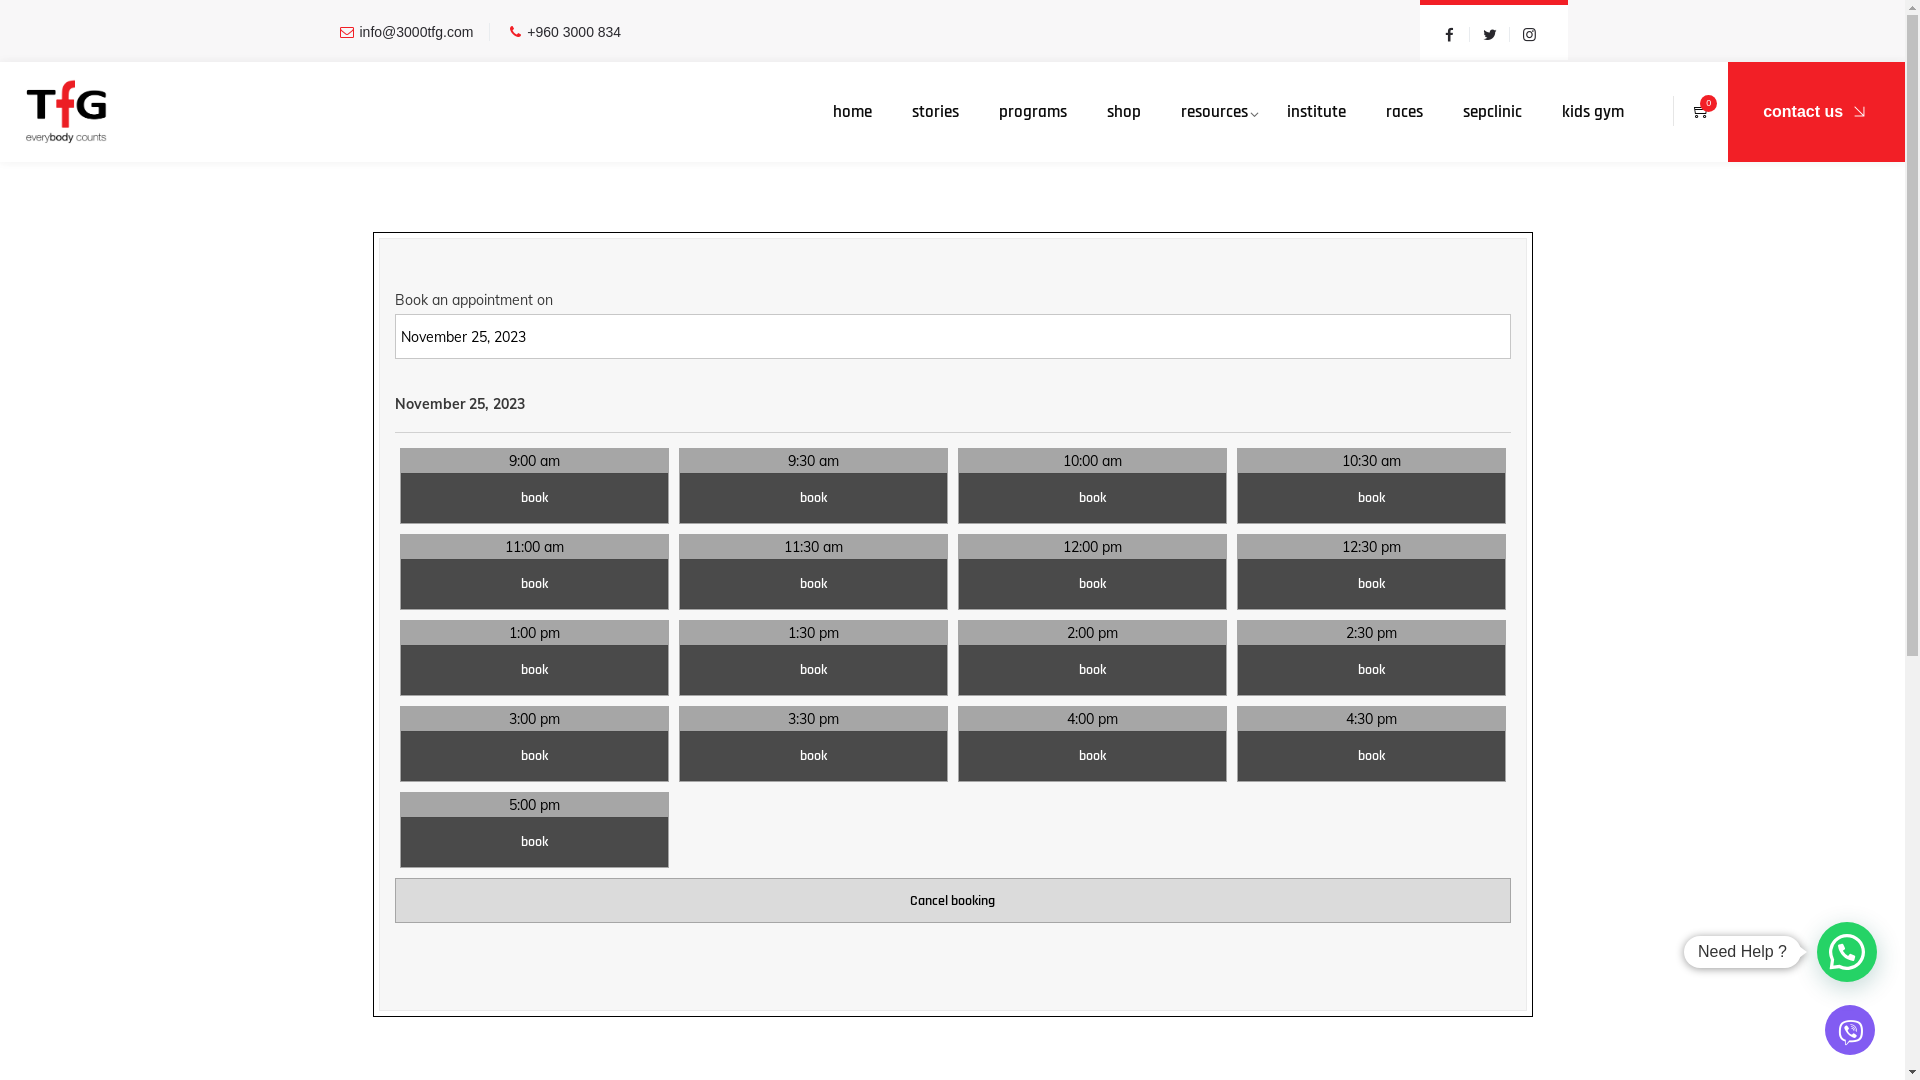 This screenshot has width=1920, height=1080. What do you see at coordinates (1463, 111) in the screenshot?
I see `'sepclinic'` at bounding box center [1463, 111].